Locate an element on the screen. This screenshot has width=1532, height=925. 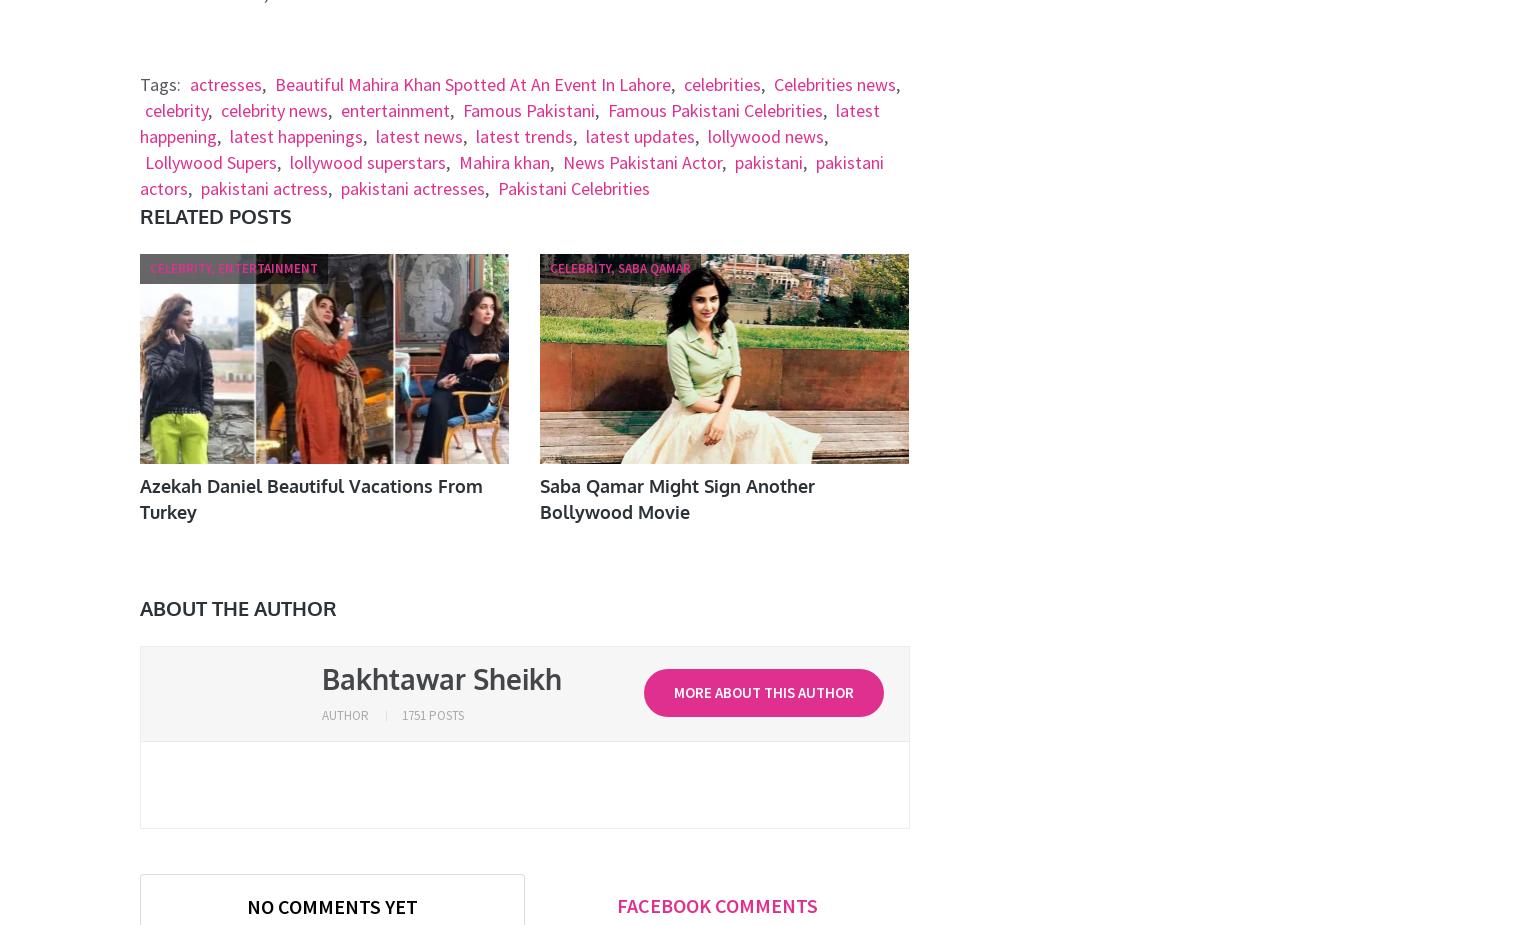
'About The Author' is located at coordinates (137, 608).